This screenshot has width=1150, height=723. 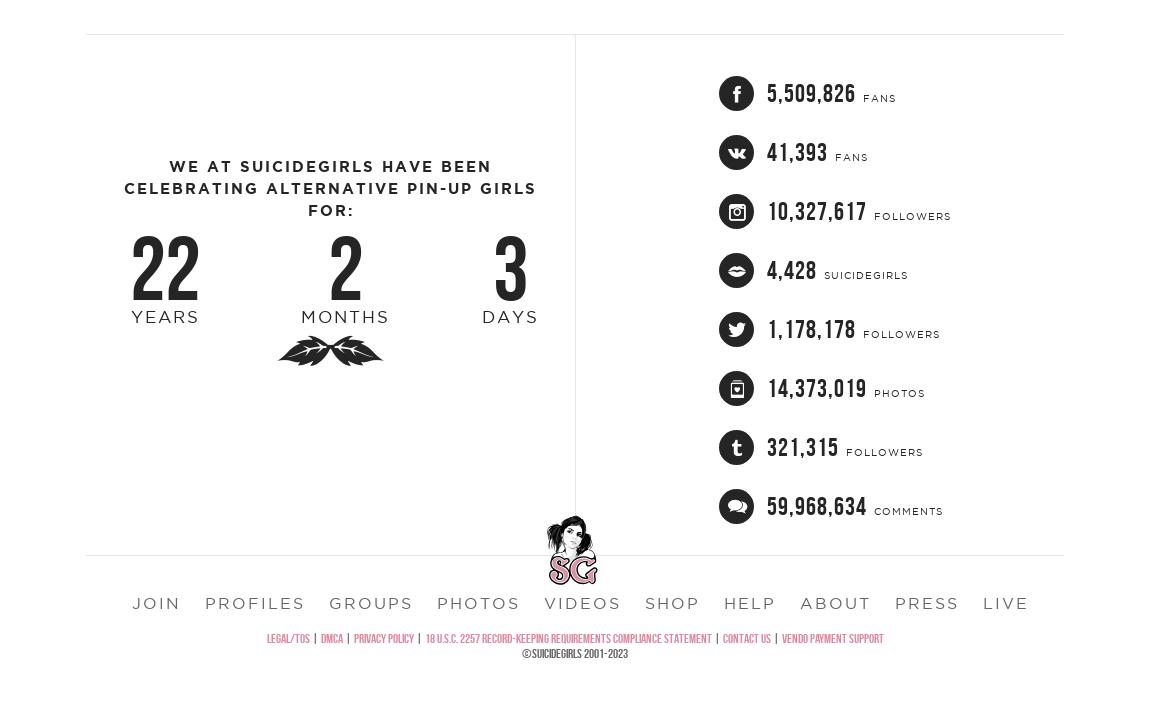 What do you see at coordinates (1006, 651) in the screenshot?
I see `'LIVE'` at bounding box center [1006, 651].